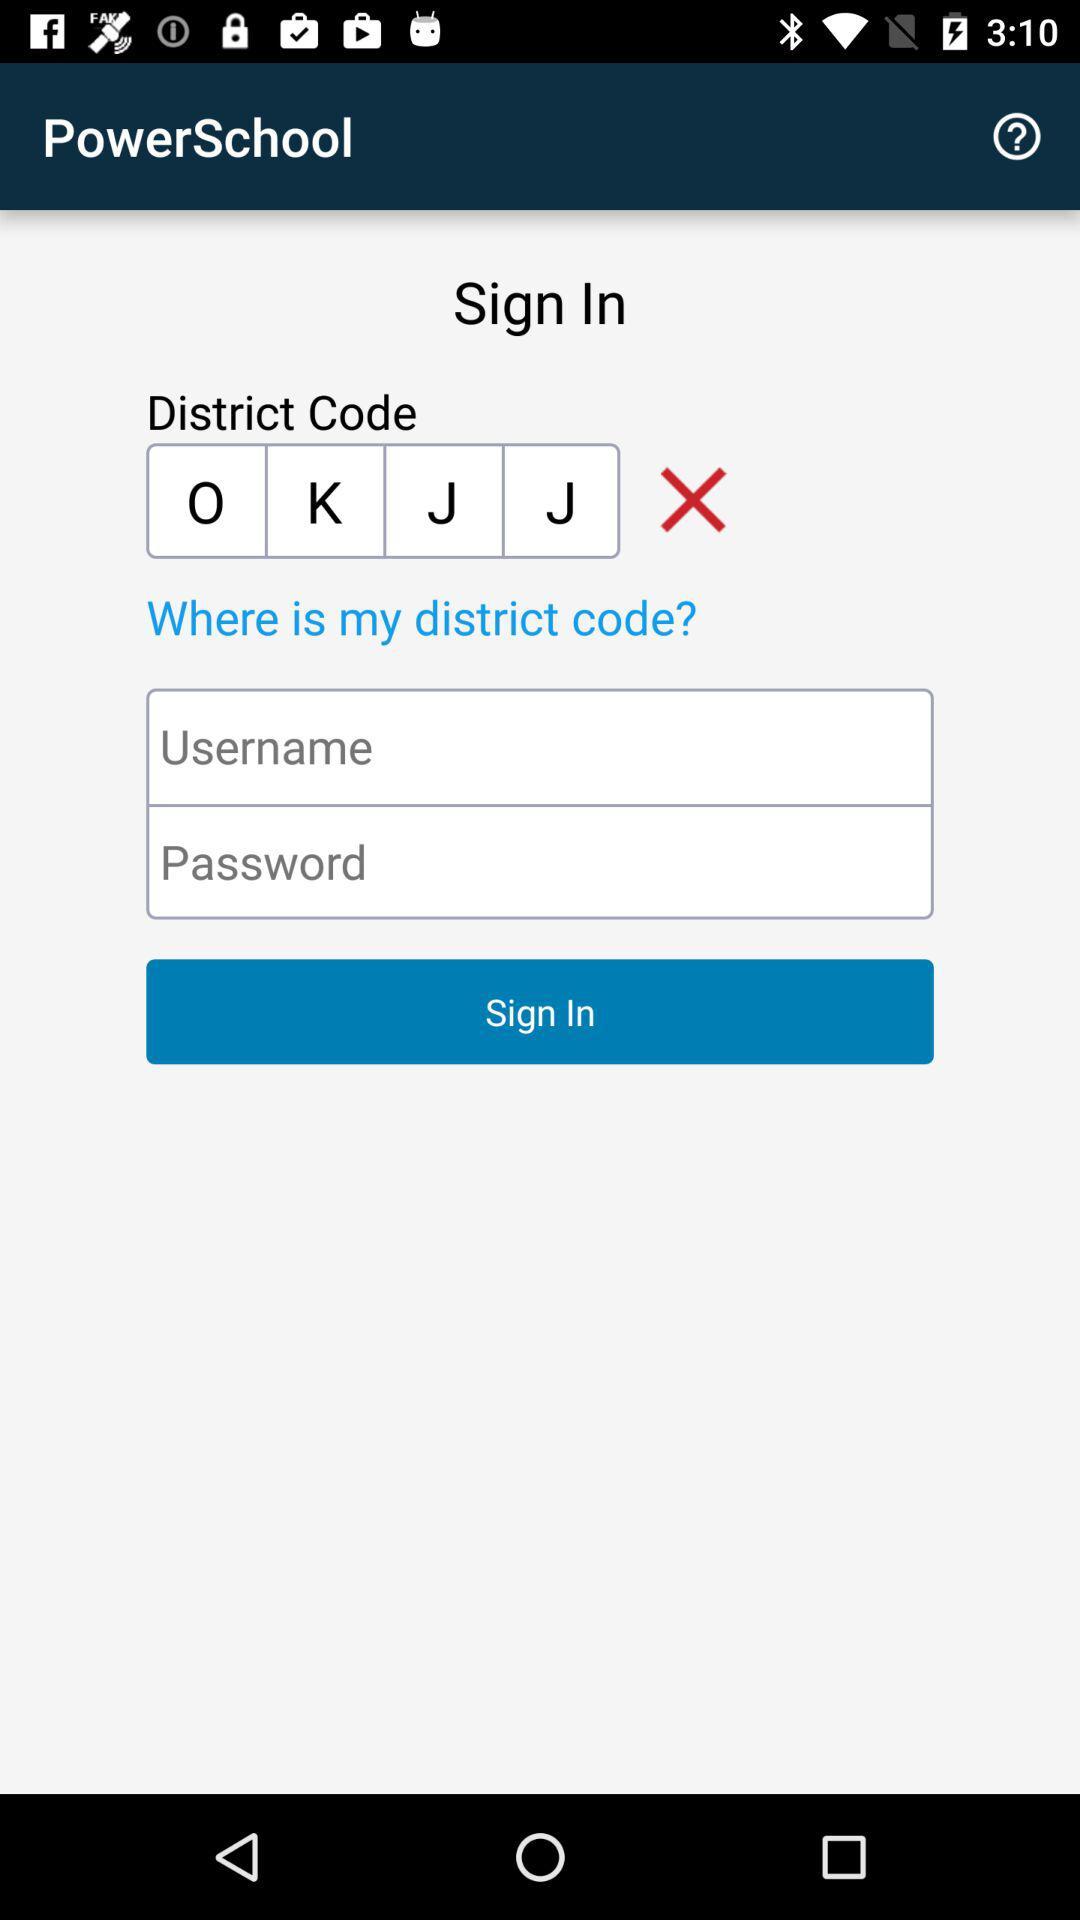  I want to click on the icon above the sign in, so click(540, 861).